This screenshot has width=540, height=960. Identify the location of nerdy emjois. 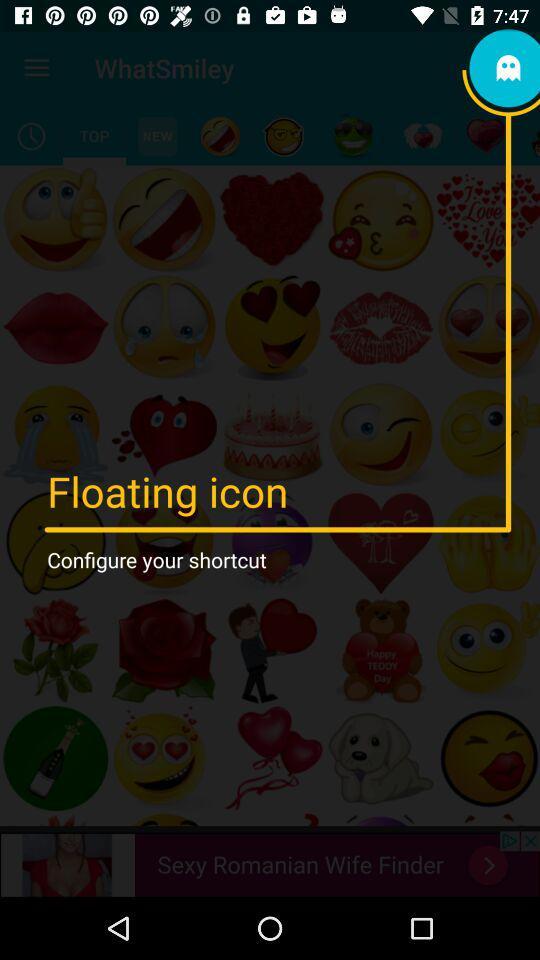
(282, 135).